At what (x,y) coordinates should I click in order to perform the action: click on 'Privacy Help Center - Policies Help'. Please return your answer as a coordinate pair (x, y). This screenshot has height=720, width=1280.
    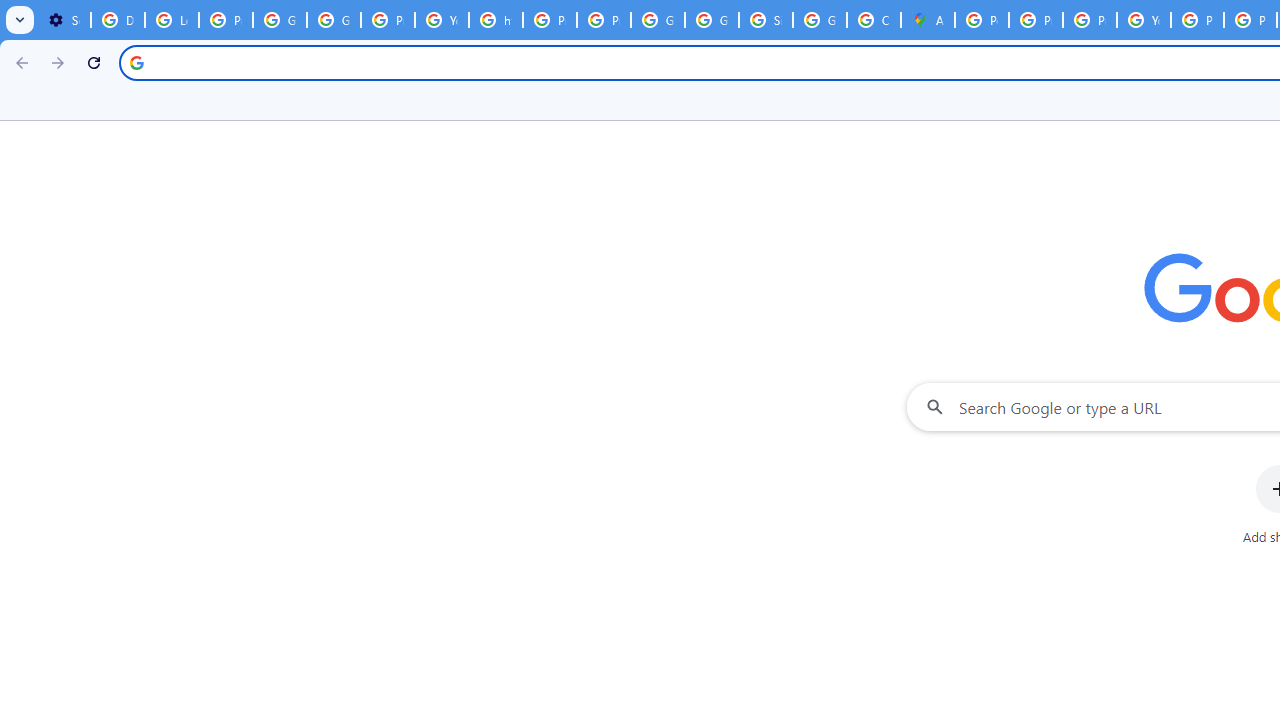
    Looking at the image, I should click on (1088, 20).